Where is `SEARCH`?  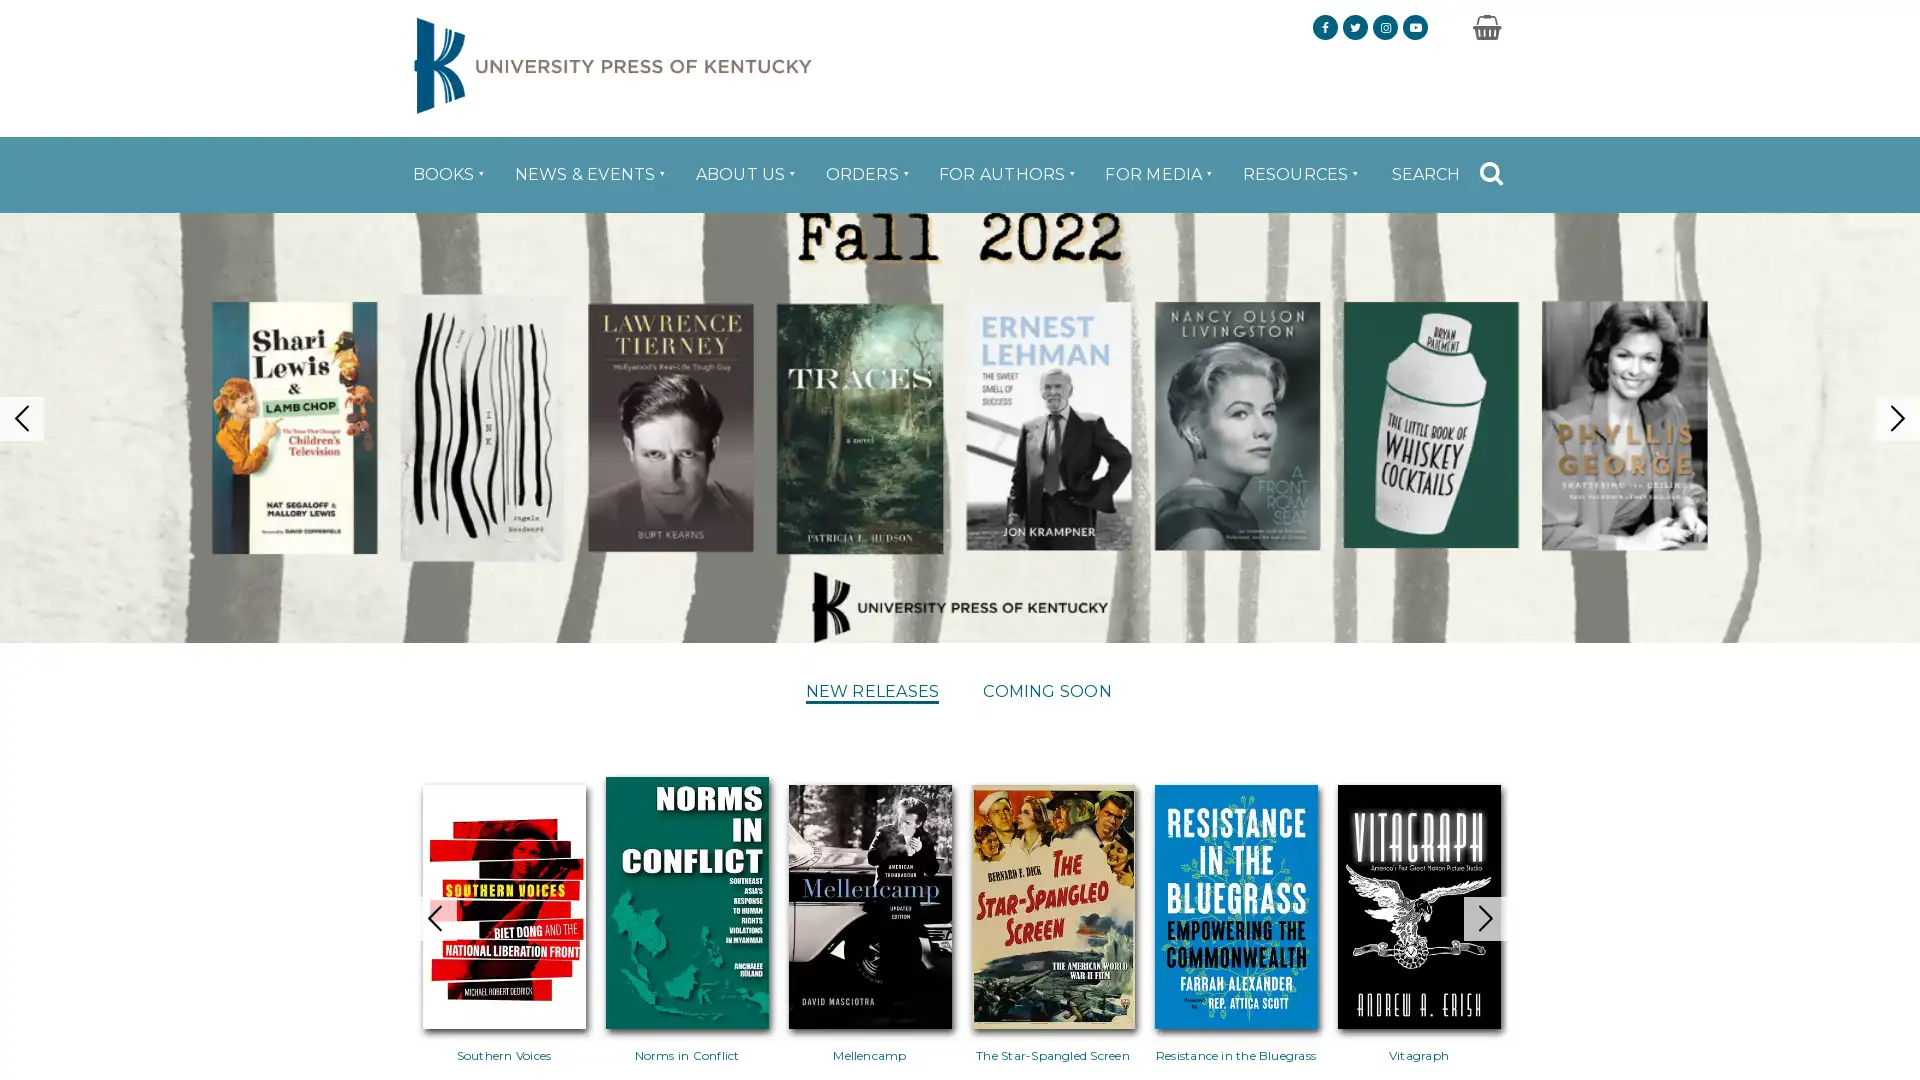 SEARCH is located at coordinates (1449, 158).